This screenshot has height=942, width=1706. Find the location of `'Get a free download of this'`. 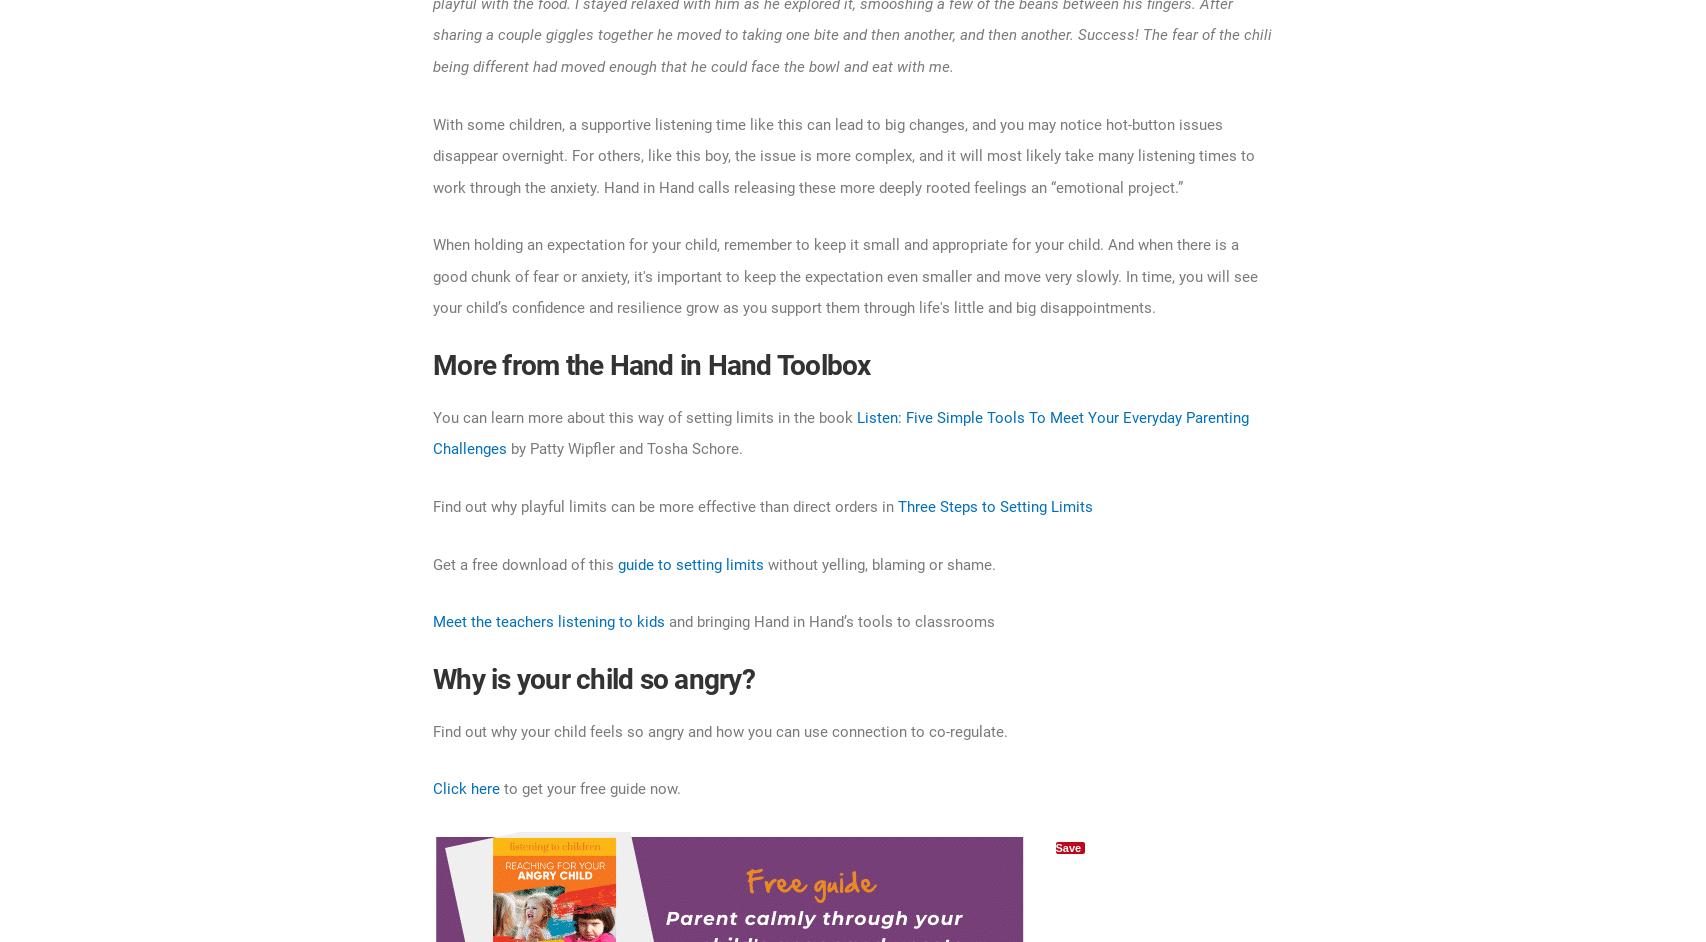

'Get a free download of this' is located at coordinates (431, 562).